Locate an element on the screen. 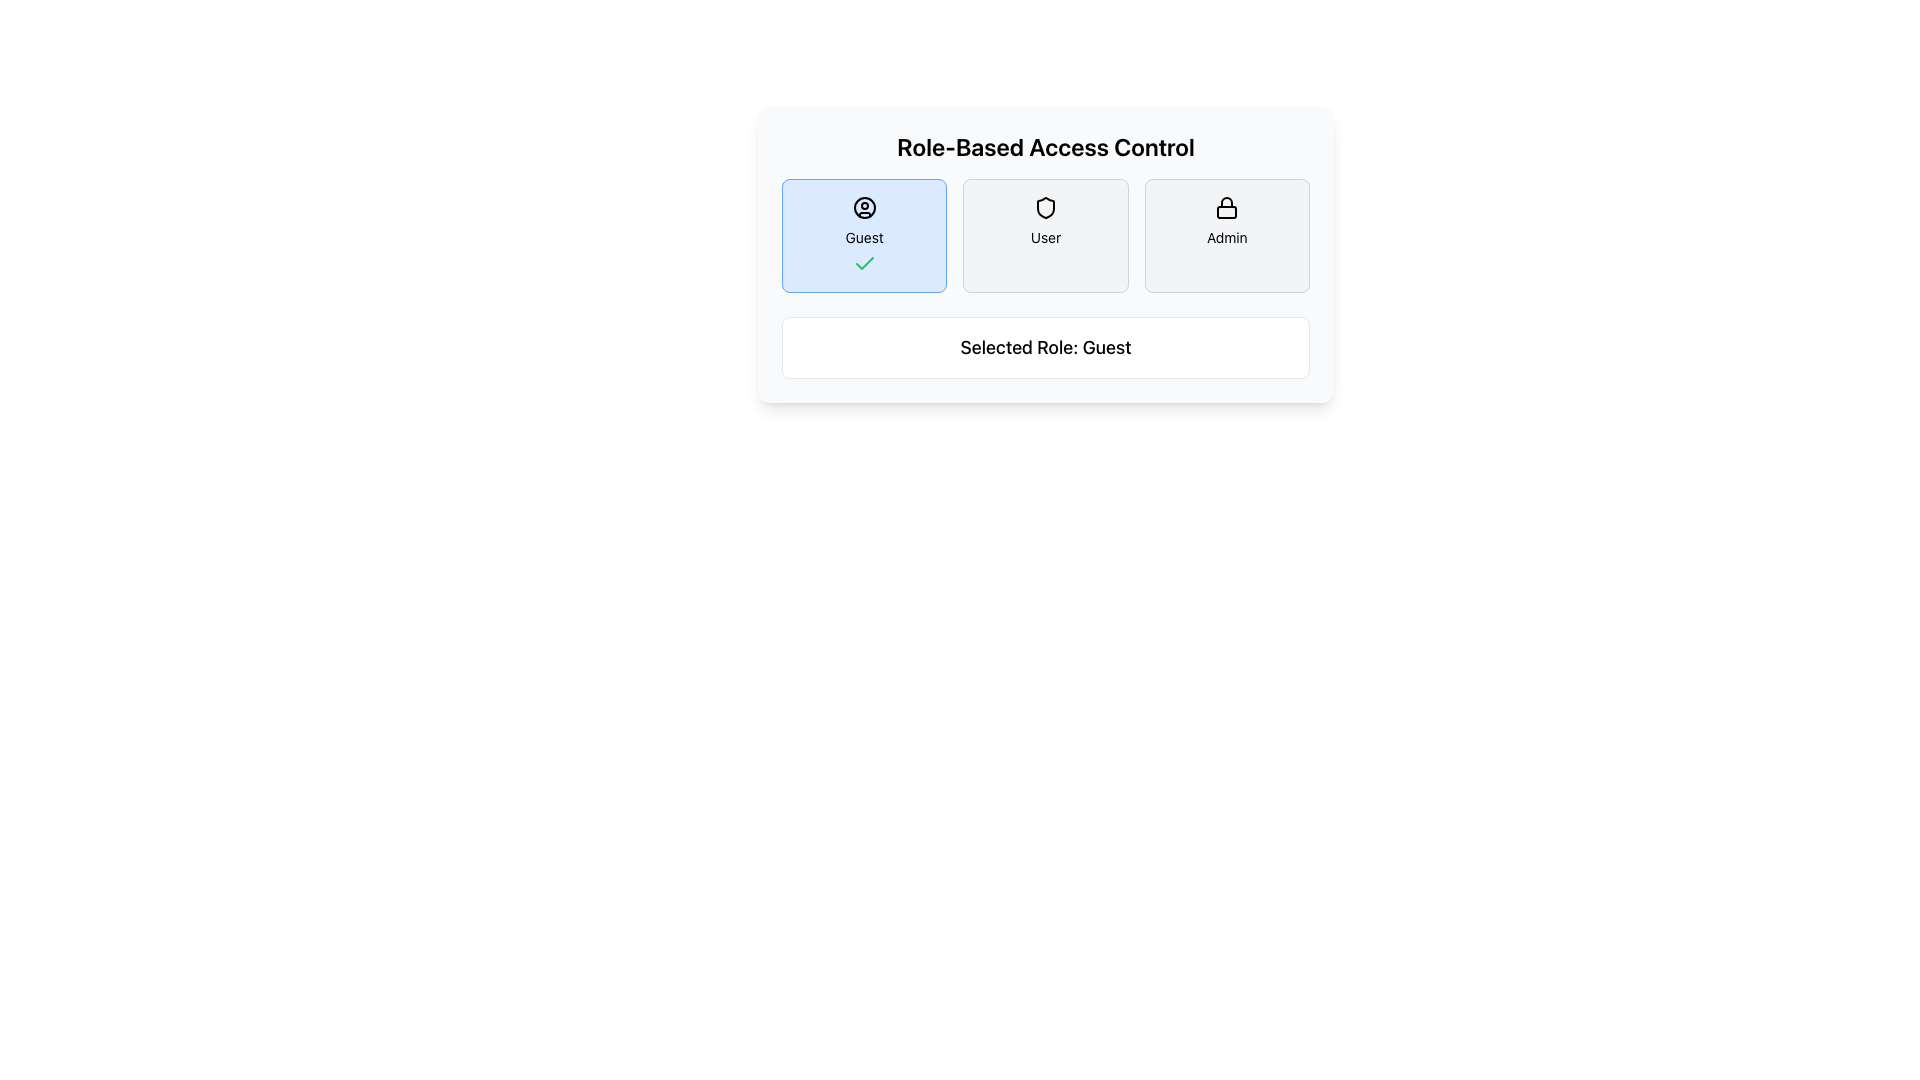  the text label displaying 'Guest' which is styled in a small sans-serif font and located within a light blue box on the first card of a row is located at coordinates (864, 237).